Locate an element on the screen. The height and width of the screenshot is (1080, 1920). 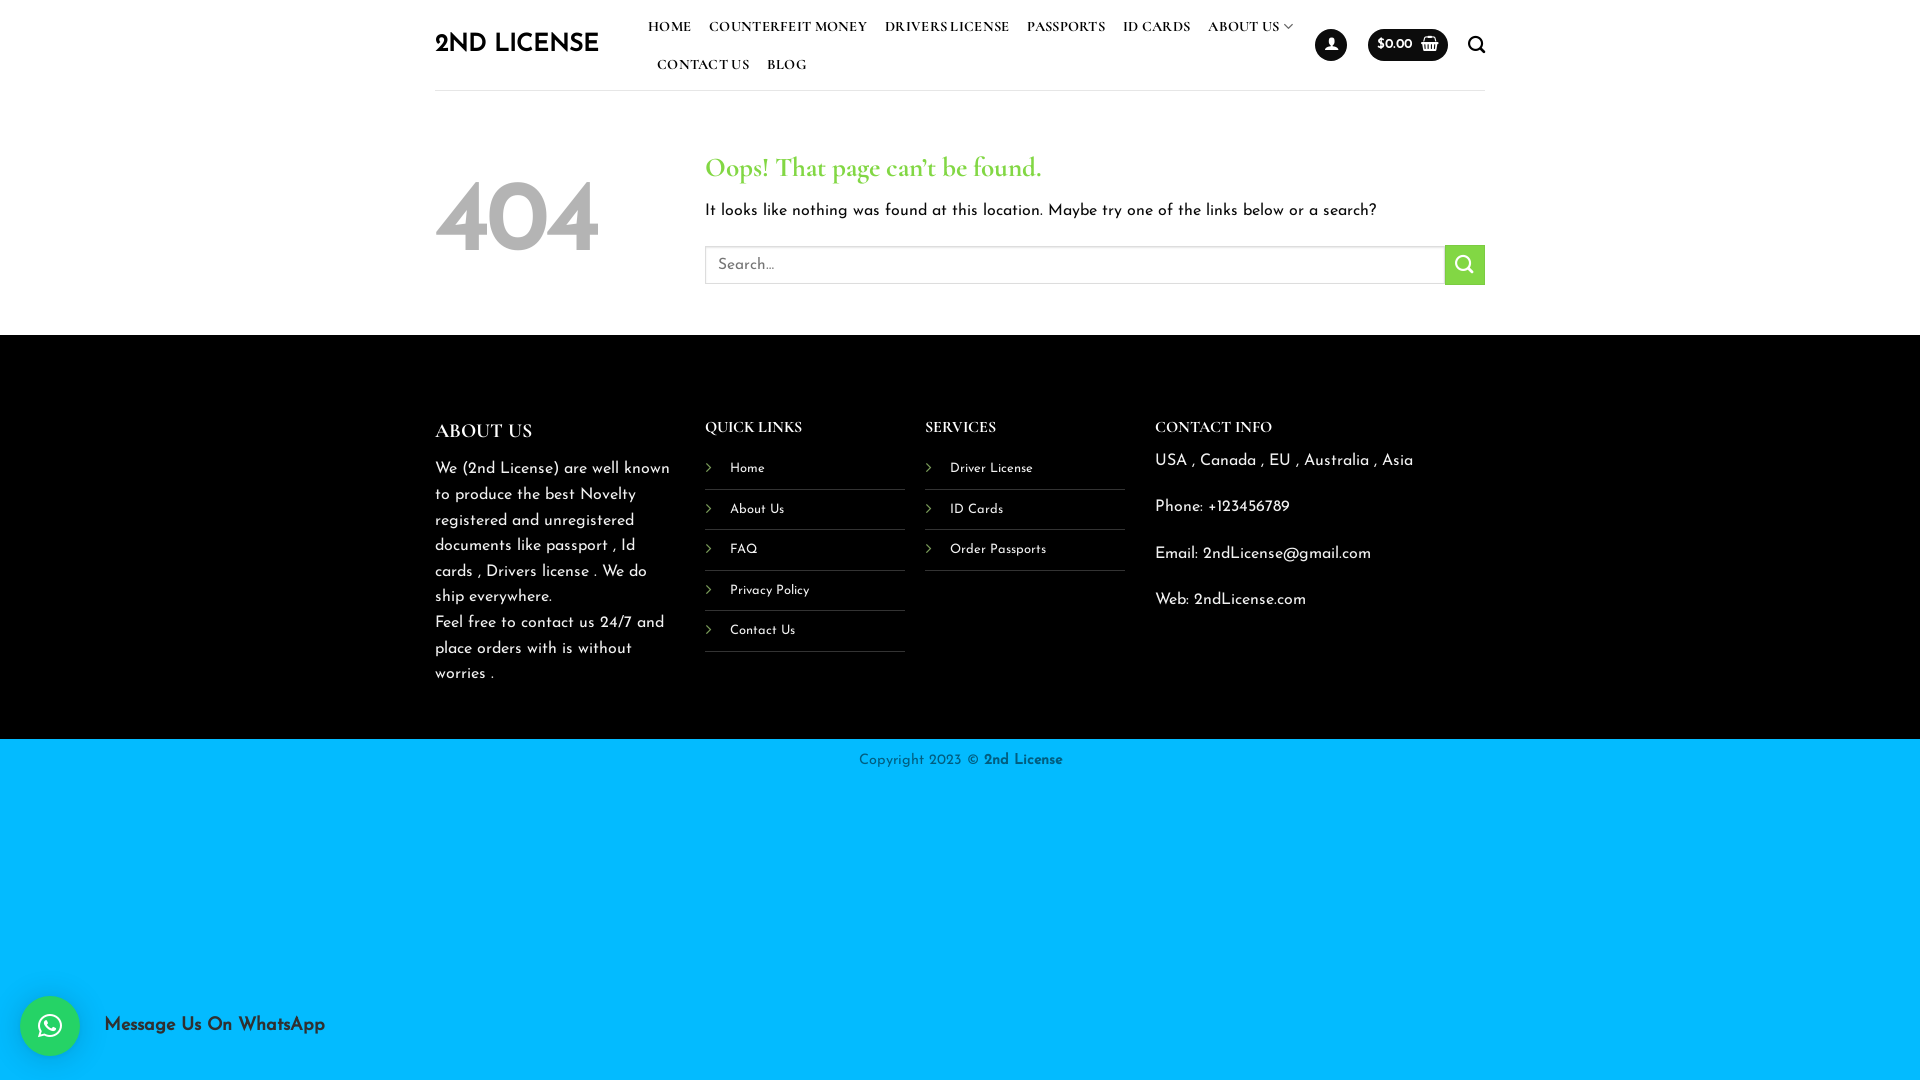
'HOME' is located at coordinates (669, 27).